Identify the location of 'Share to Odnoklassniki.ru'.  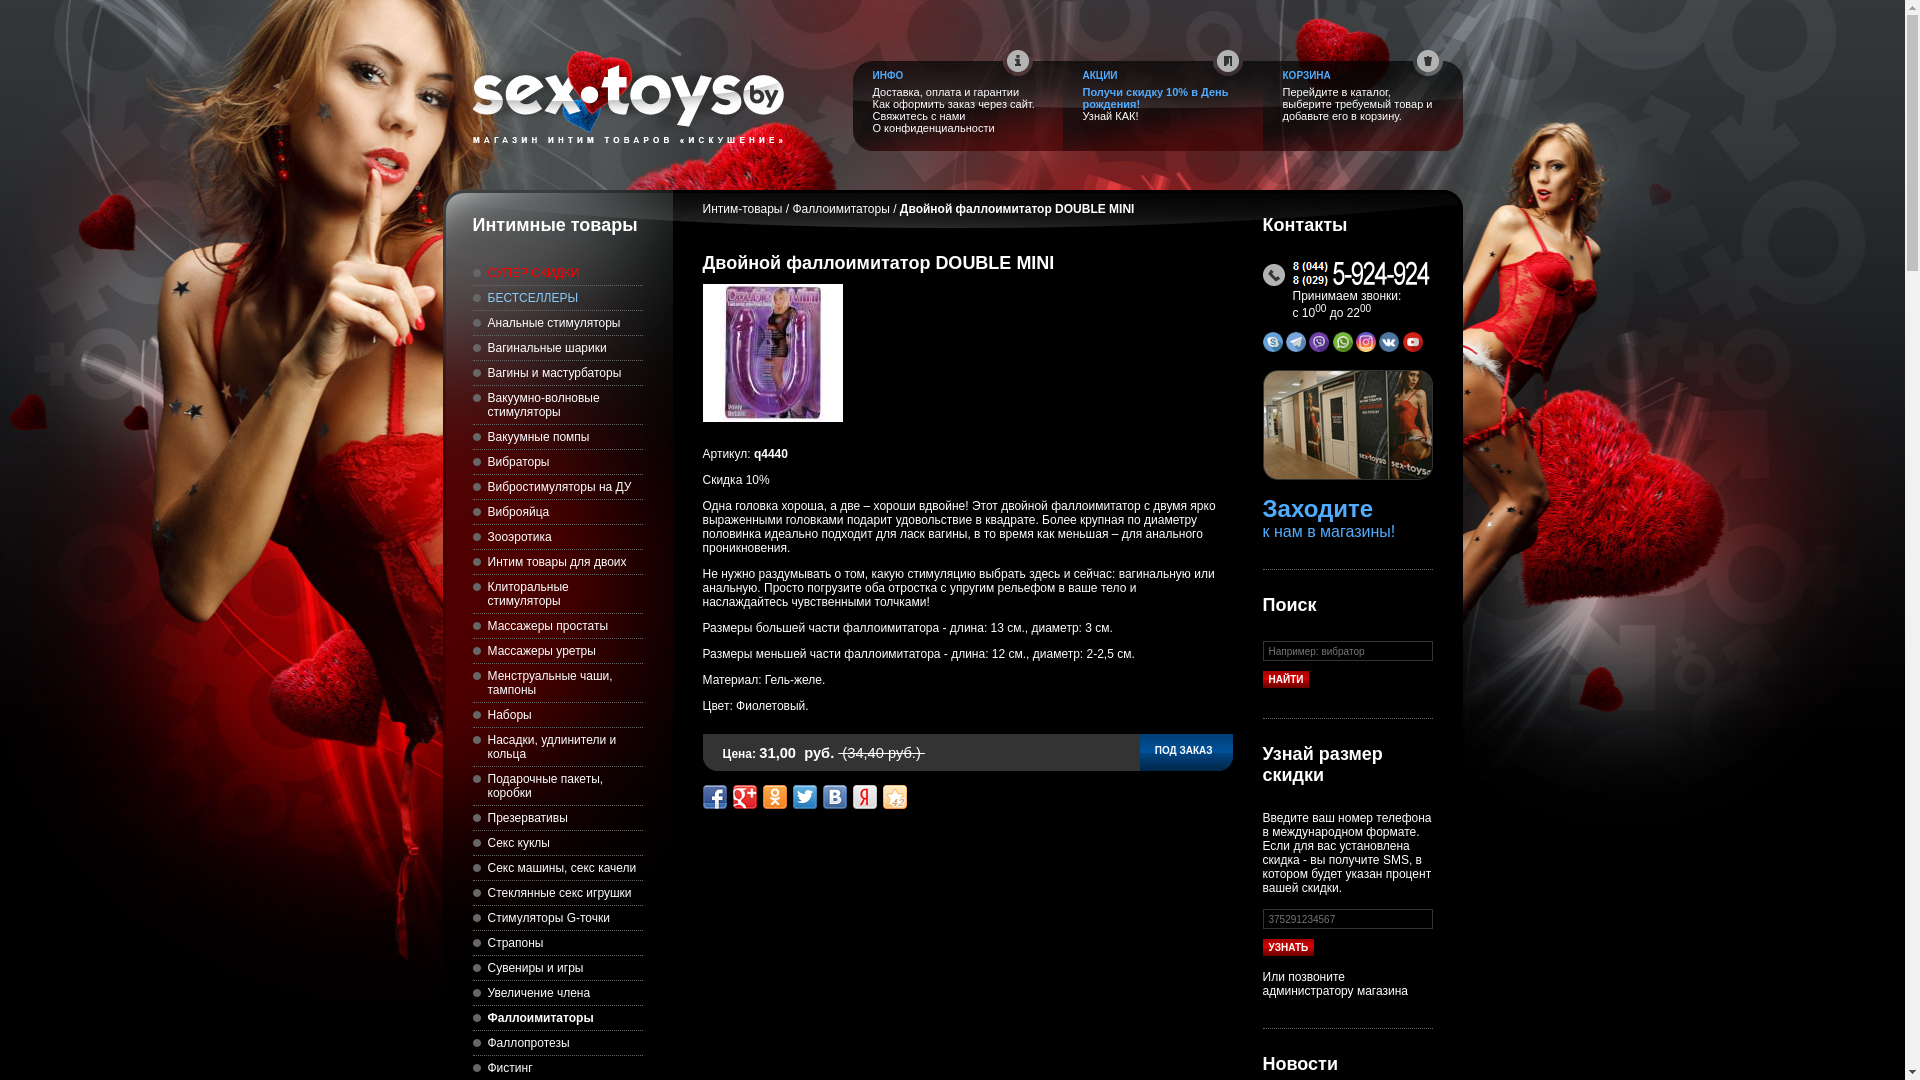
(772, 796).